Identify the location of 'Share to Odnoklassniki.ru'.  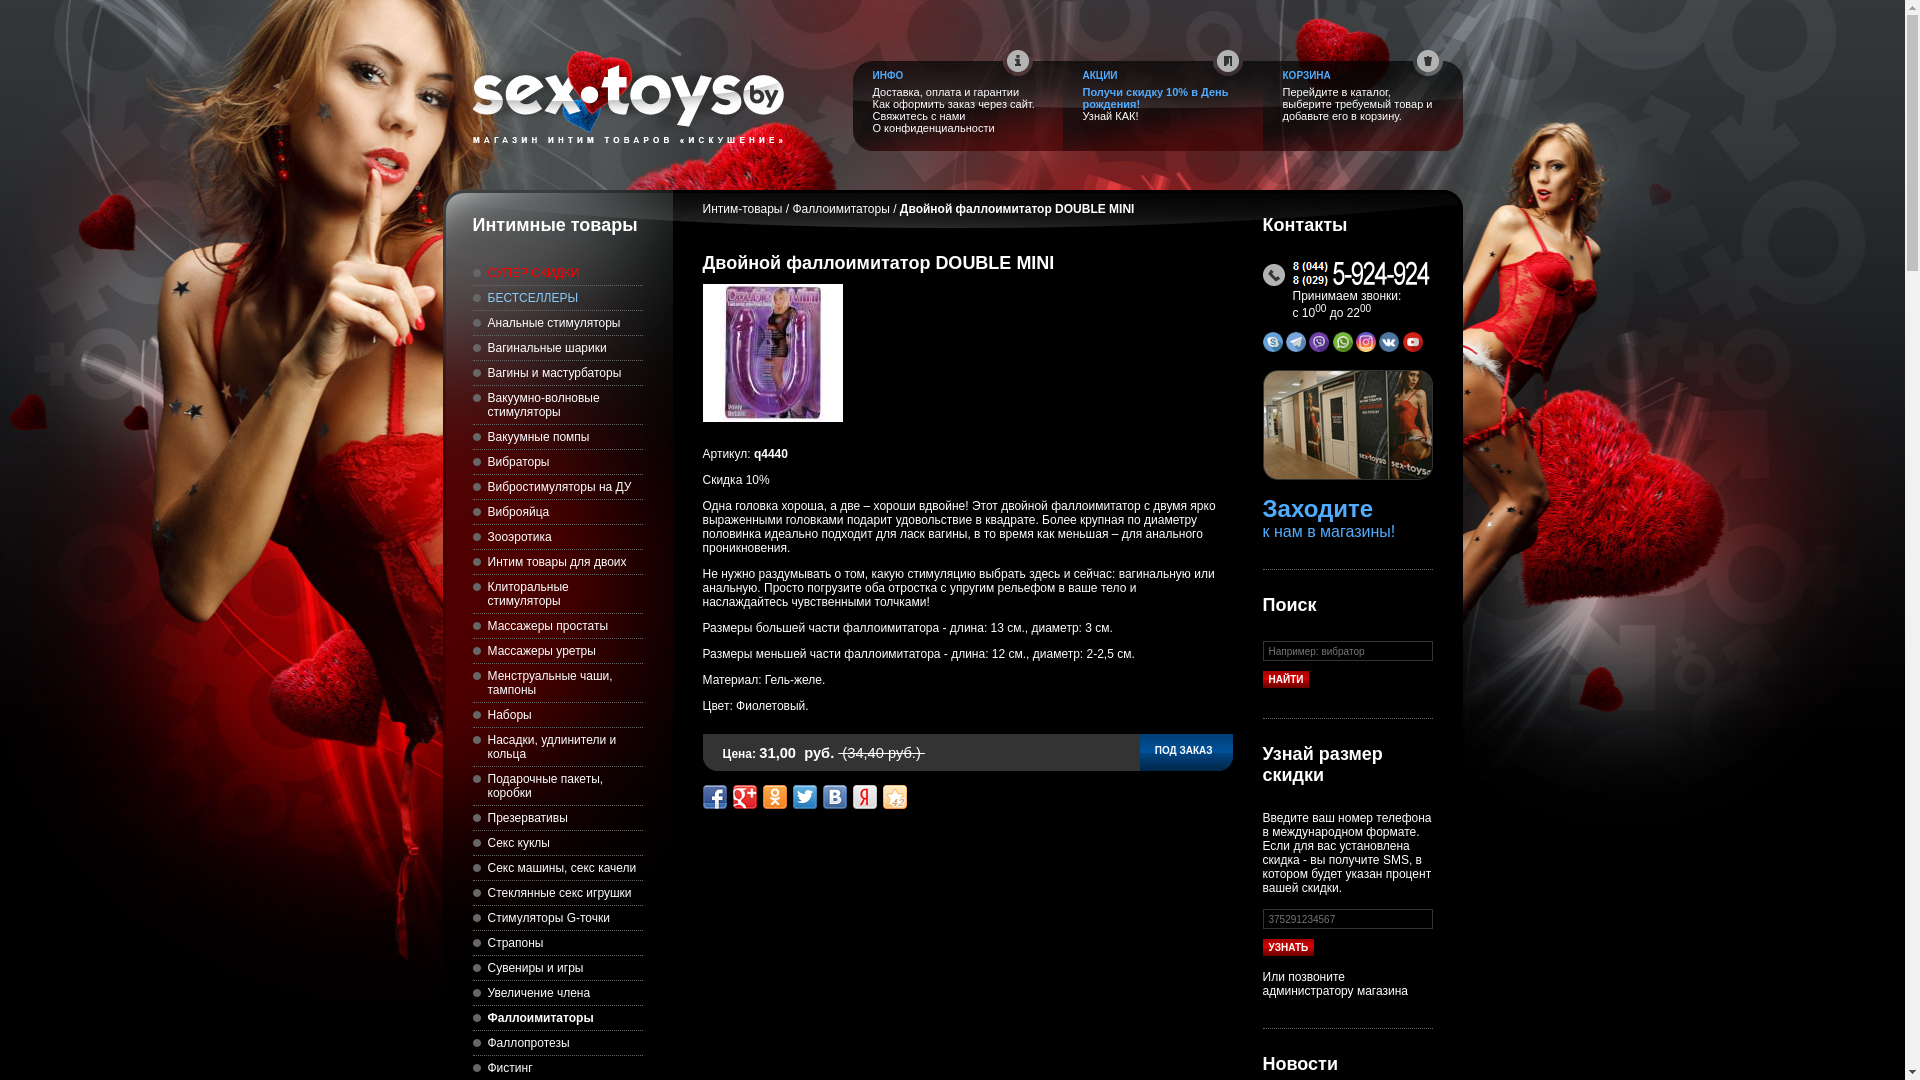
(772, 796).